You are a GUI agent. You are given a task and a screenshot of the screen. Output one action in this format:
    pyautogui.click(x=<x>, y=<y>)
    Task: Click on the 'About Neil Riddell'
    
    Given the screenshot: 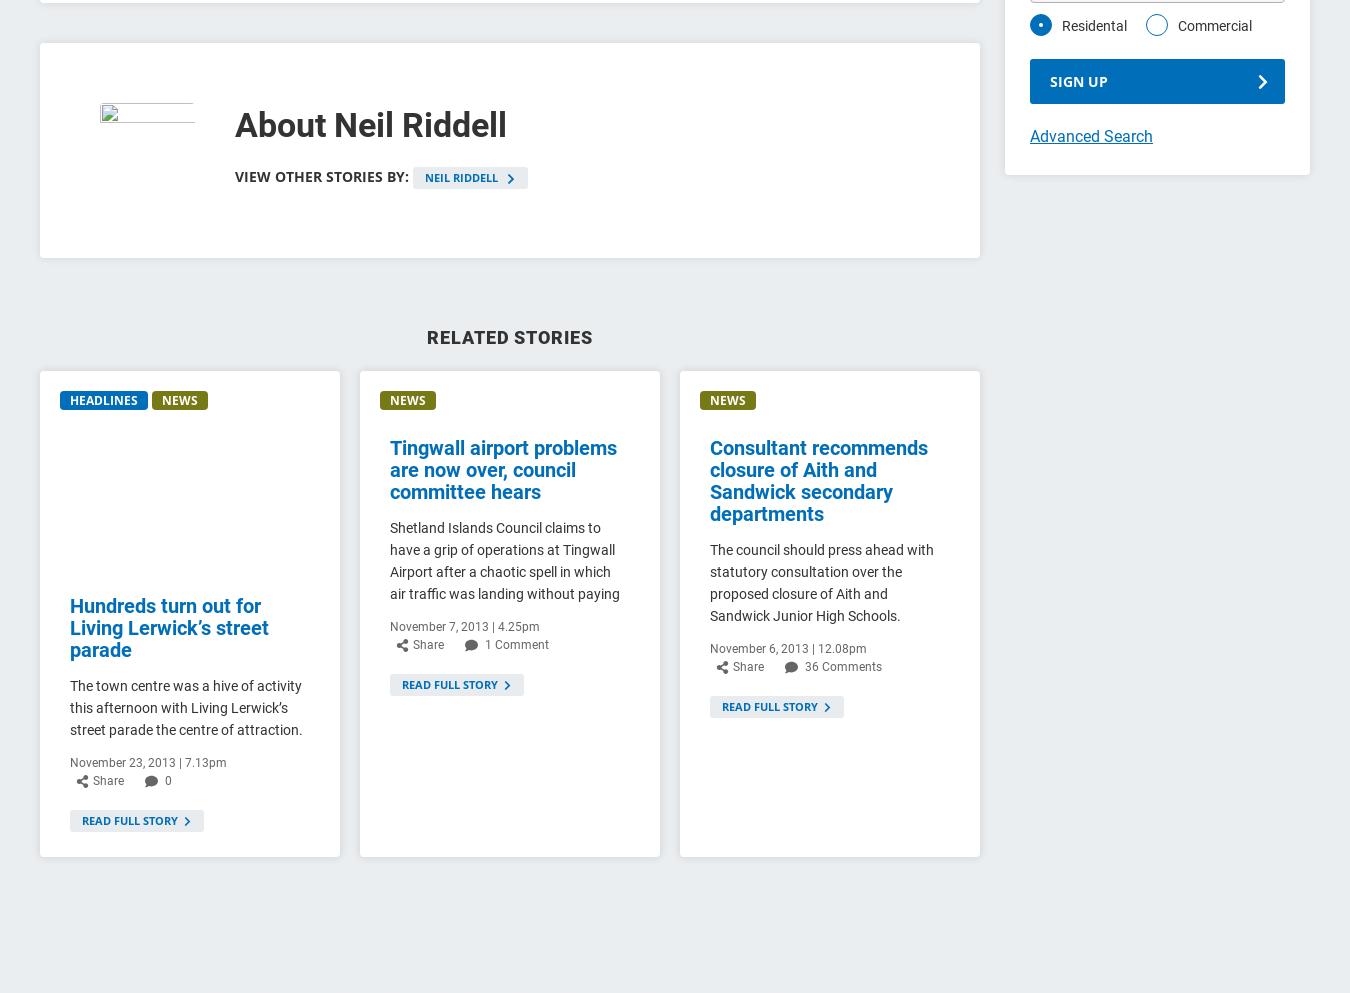 What is the action you would take?
    pyautogui.click(x=234, y=125)
    